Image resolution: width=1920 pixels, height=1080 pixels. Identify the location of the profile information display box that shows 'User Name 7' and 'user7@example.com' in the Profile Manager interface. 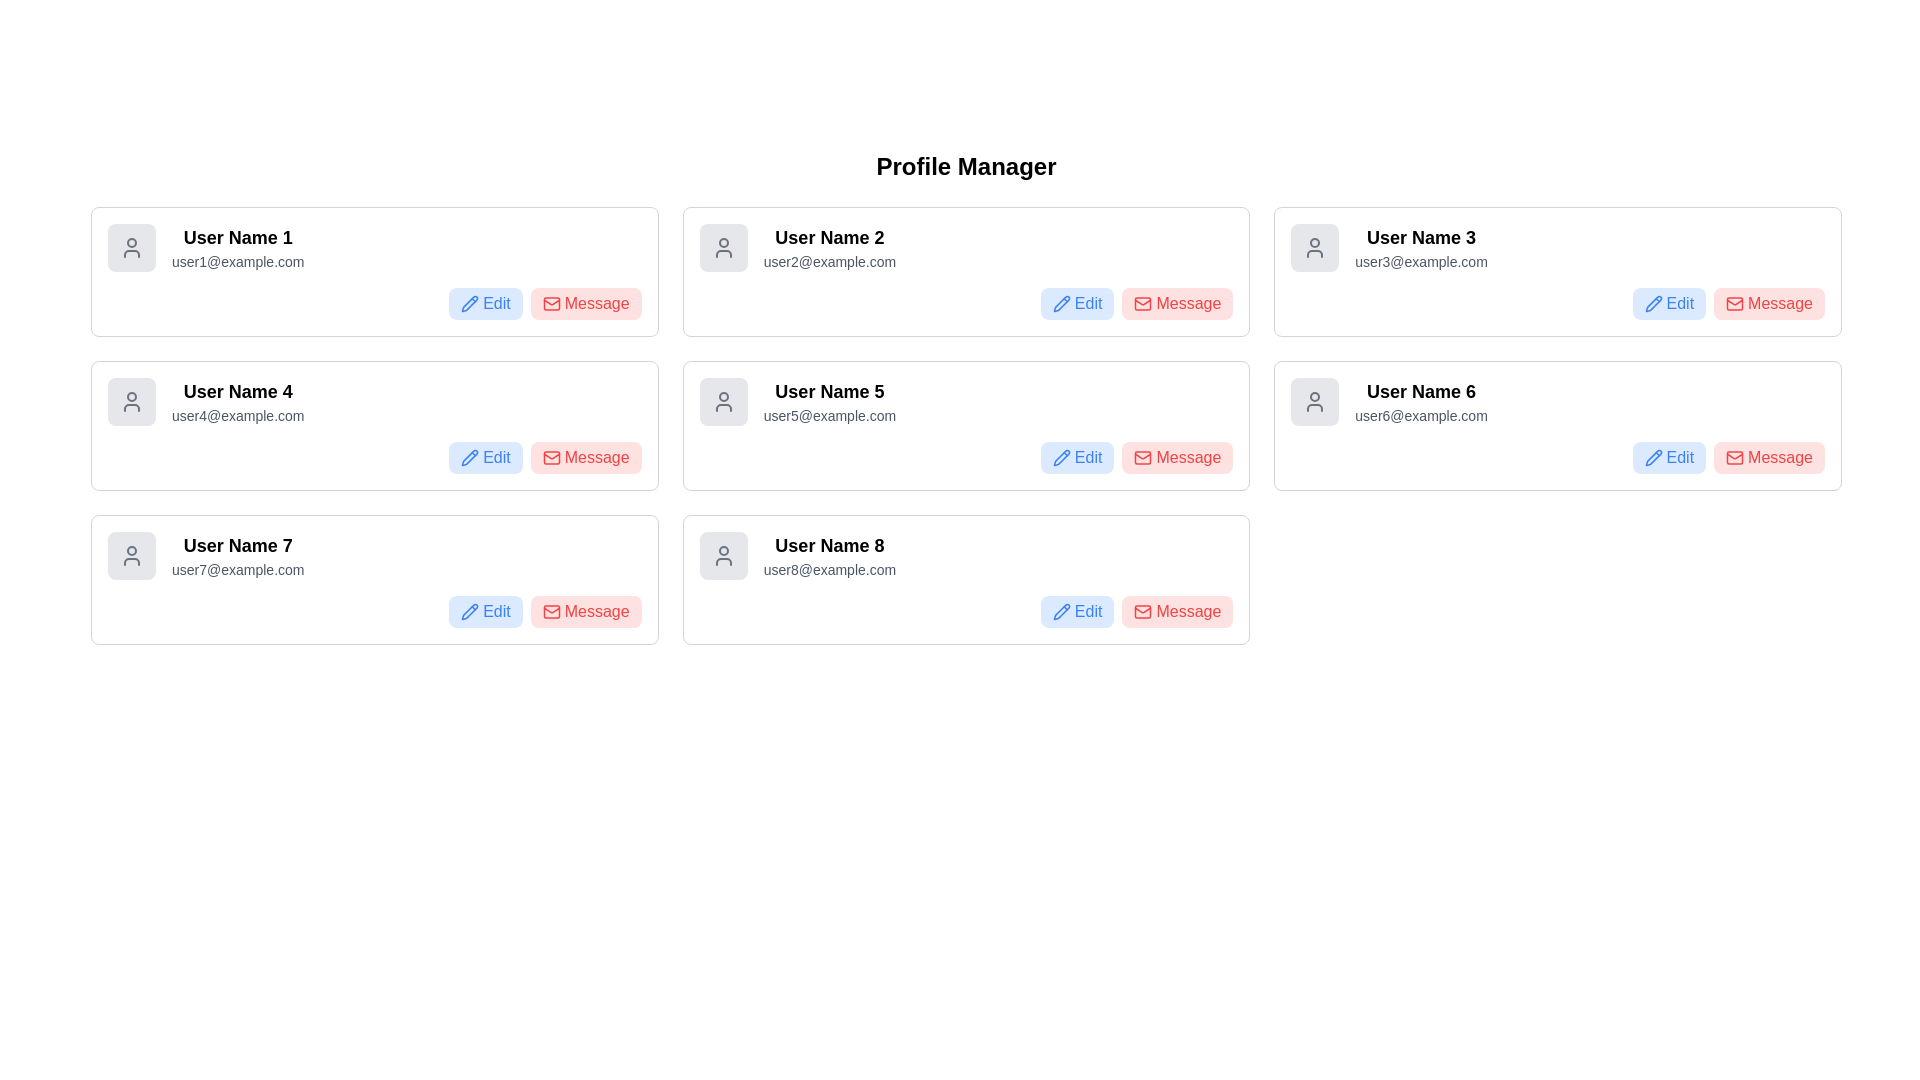
(374, 555).